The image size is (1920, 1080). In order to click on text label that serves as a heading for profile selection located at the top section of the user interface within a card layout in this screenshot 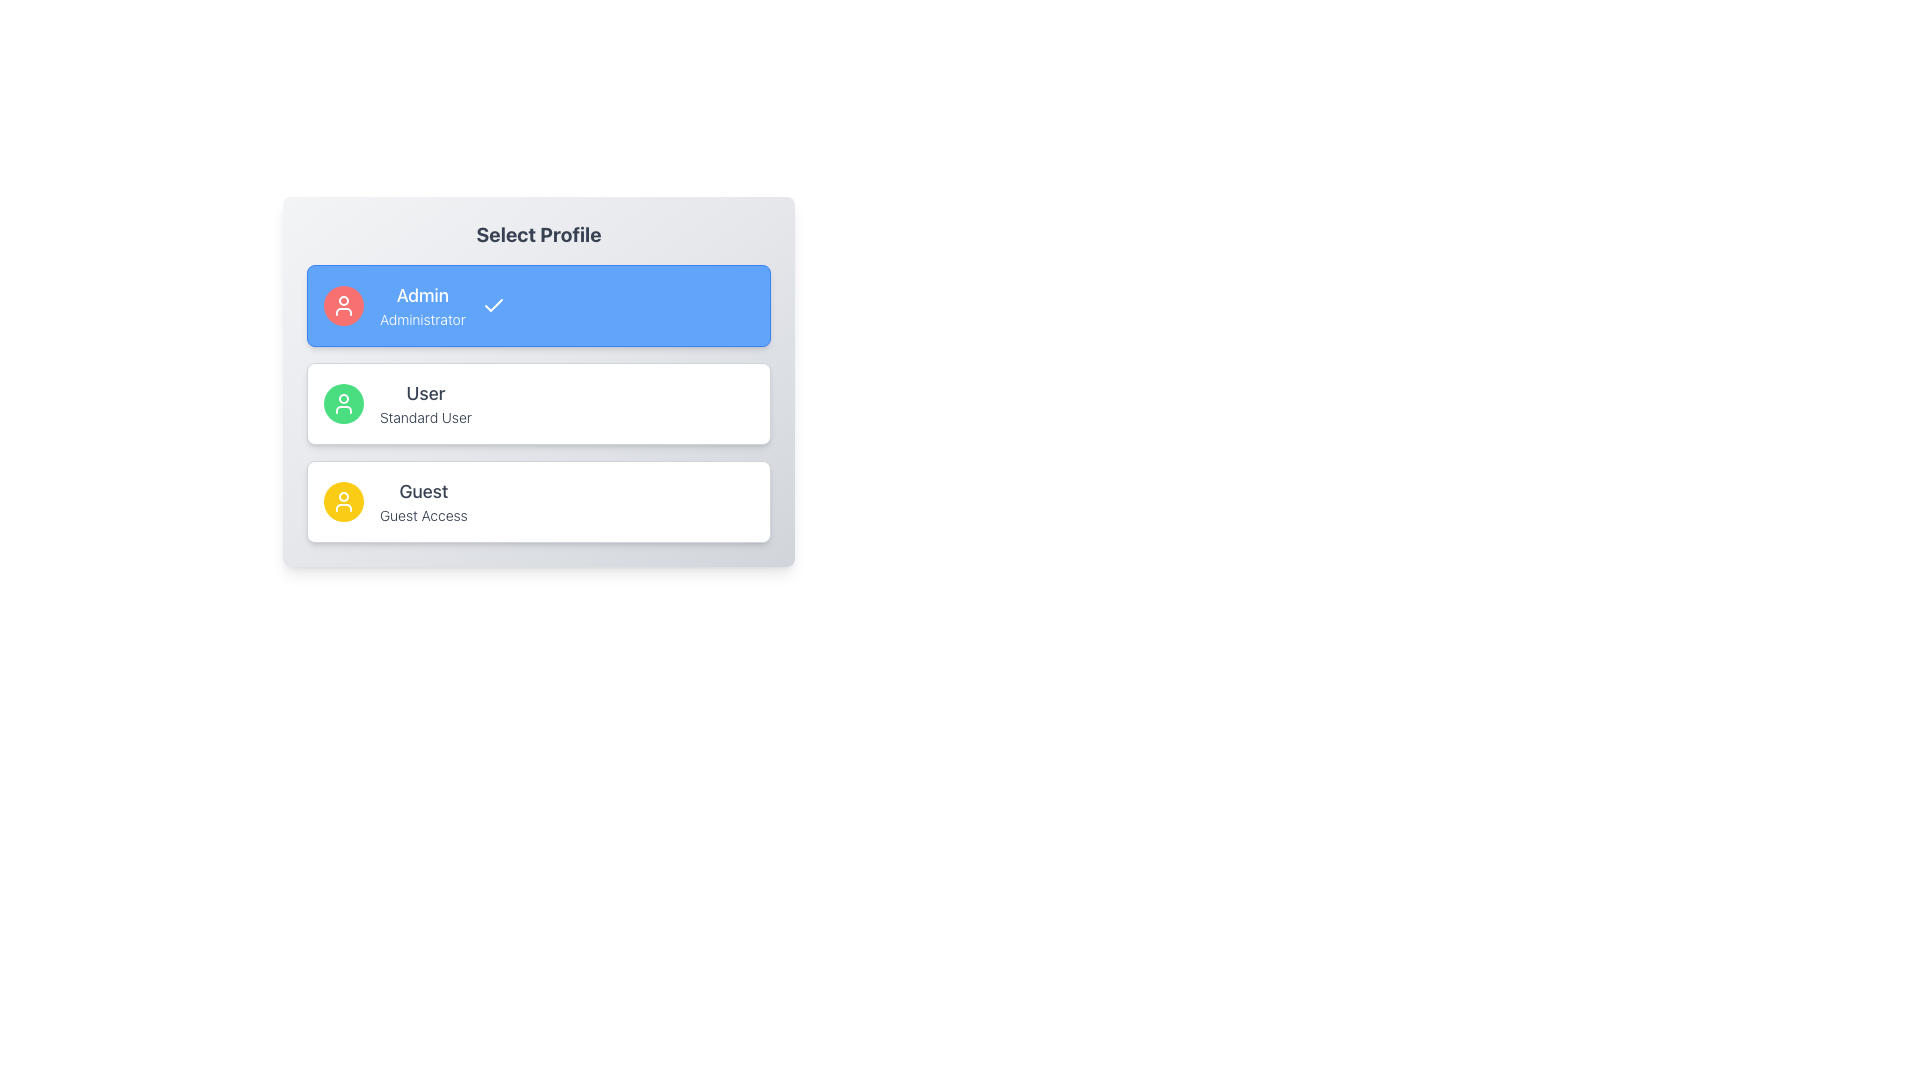, I will do `click(538, 234)`.